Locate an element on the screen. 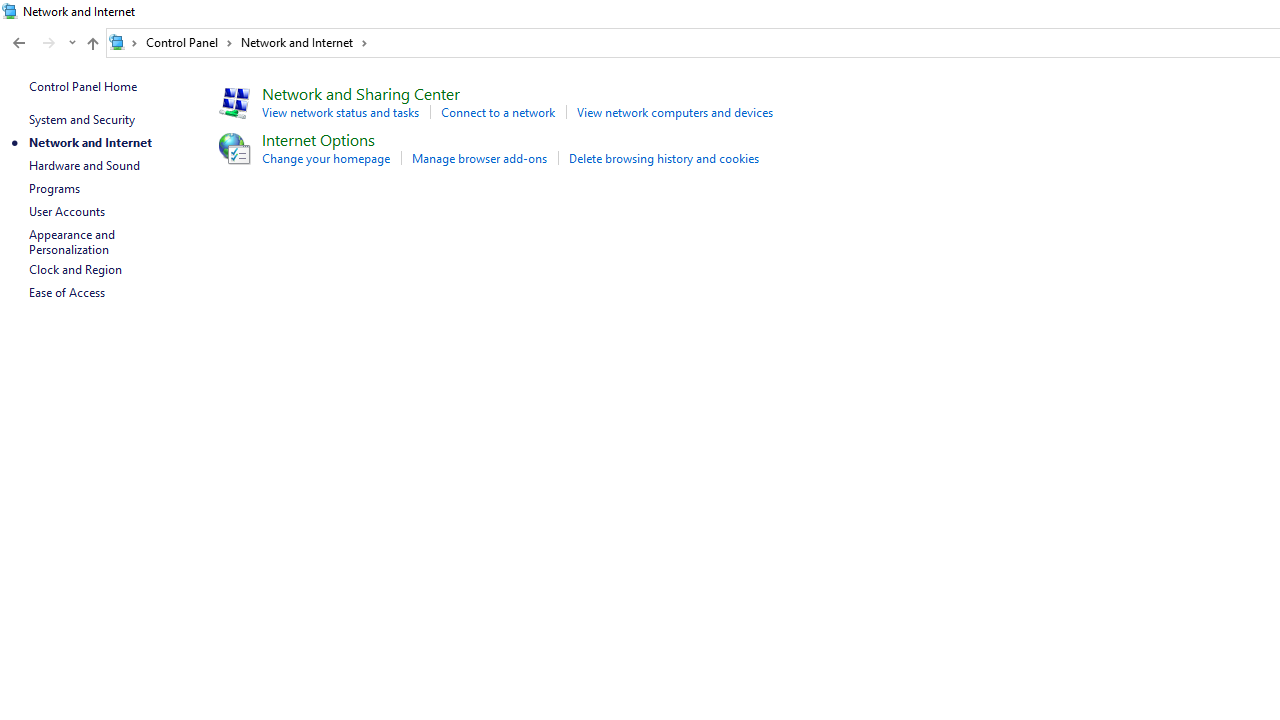 The image size is (1280, 720). 'System and Security' is located at coordinates (80, 119).